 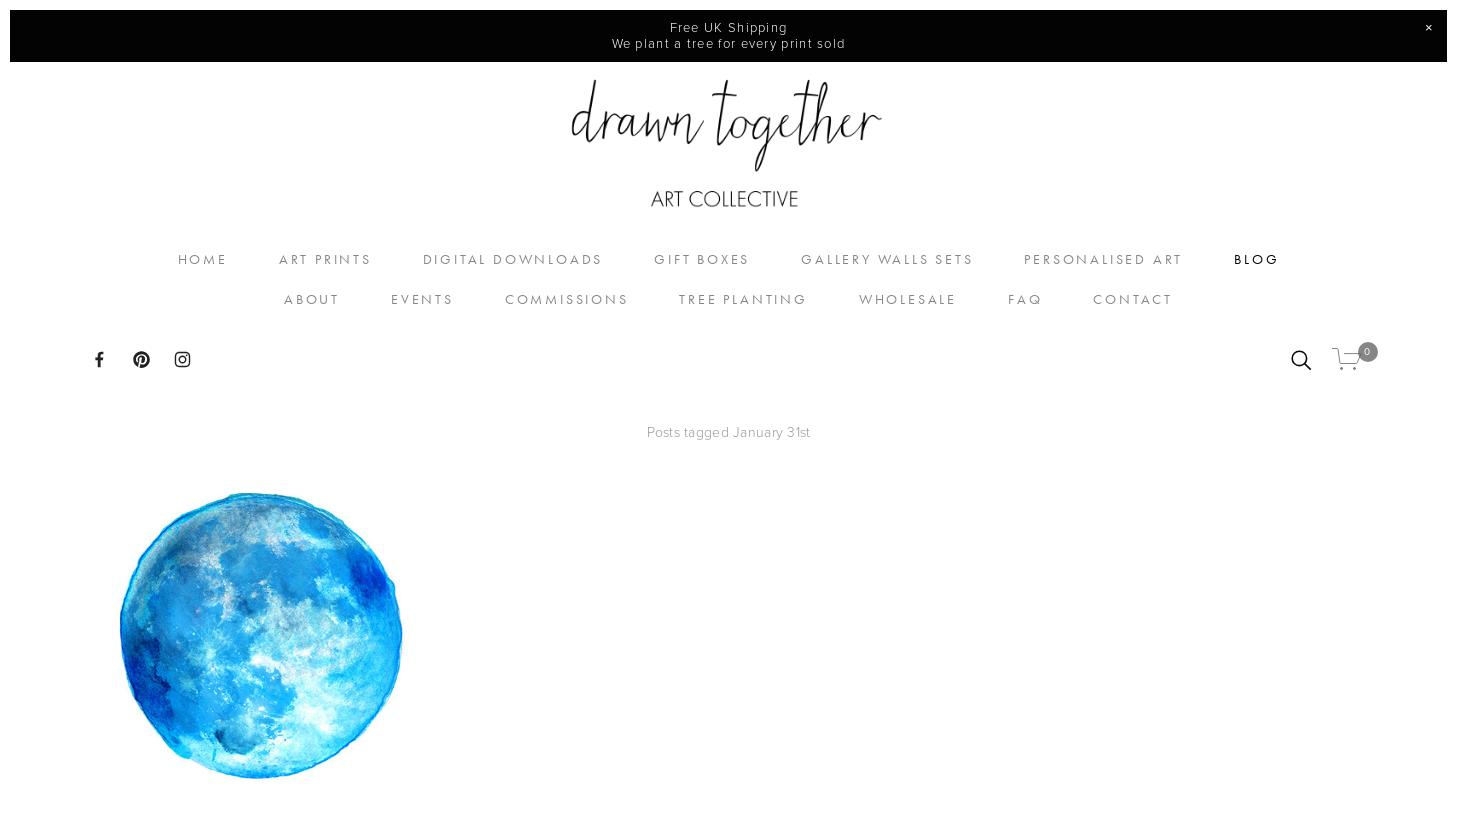 What do you see at coordinates (700, 258) in the screenshot?
I see `'Gift Boxes'` at bounding box center [700, 258].